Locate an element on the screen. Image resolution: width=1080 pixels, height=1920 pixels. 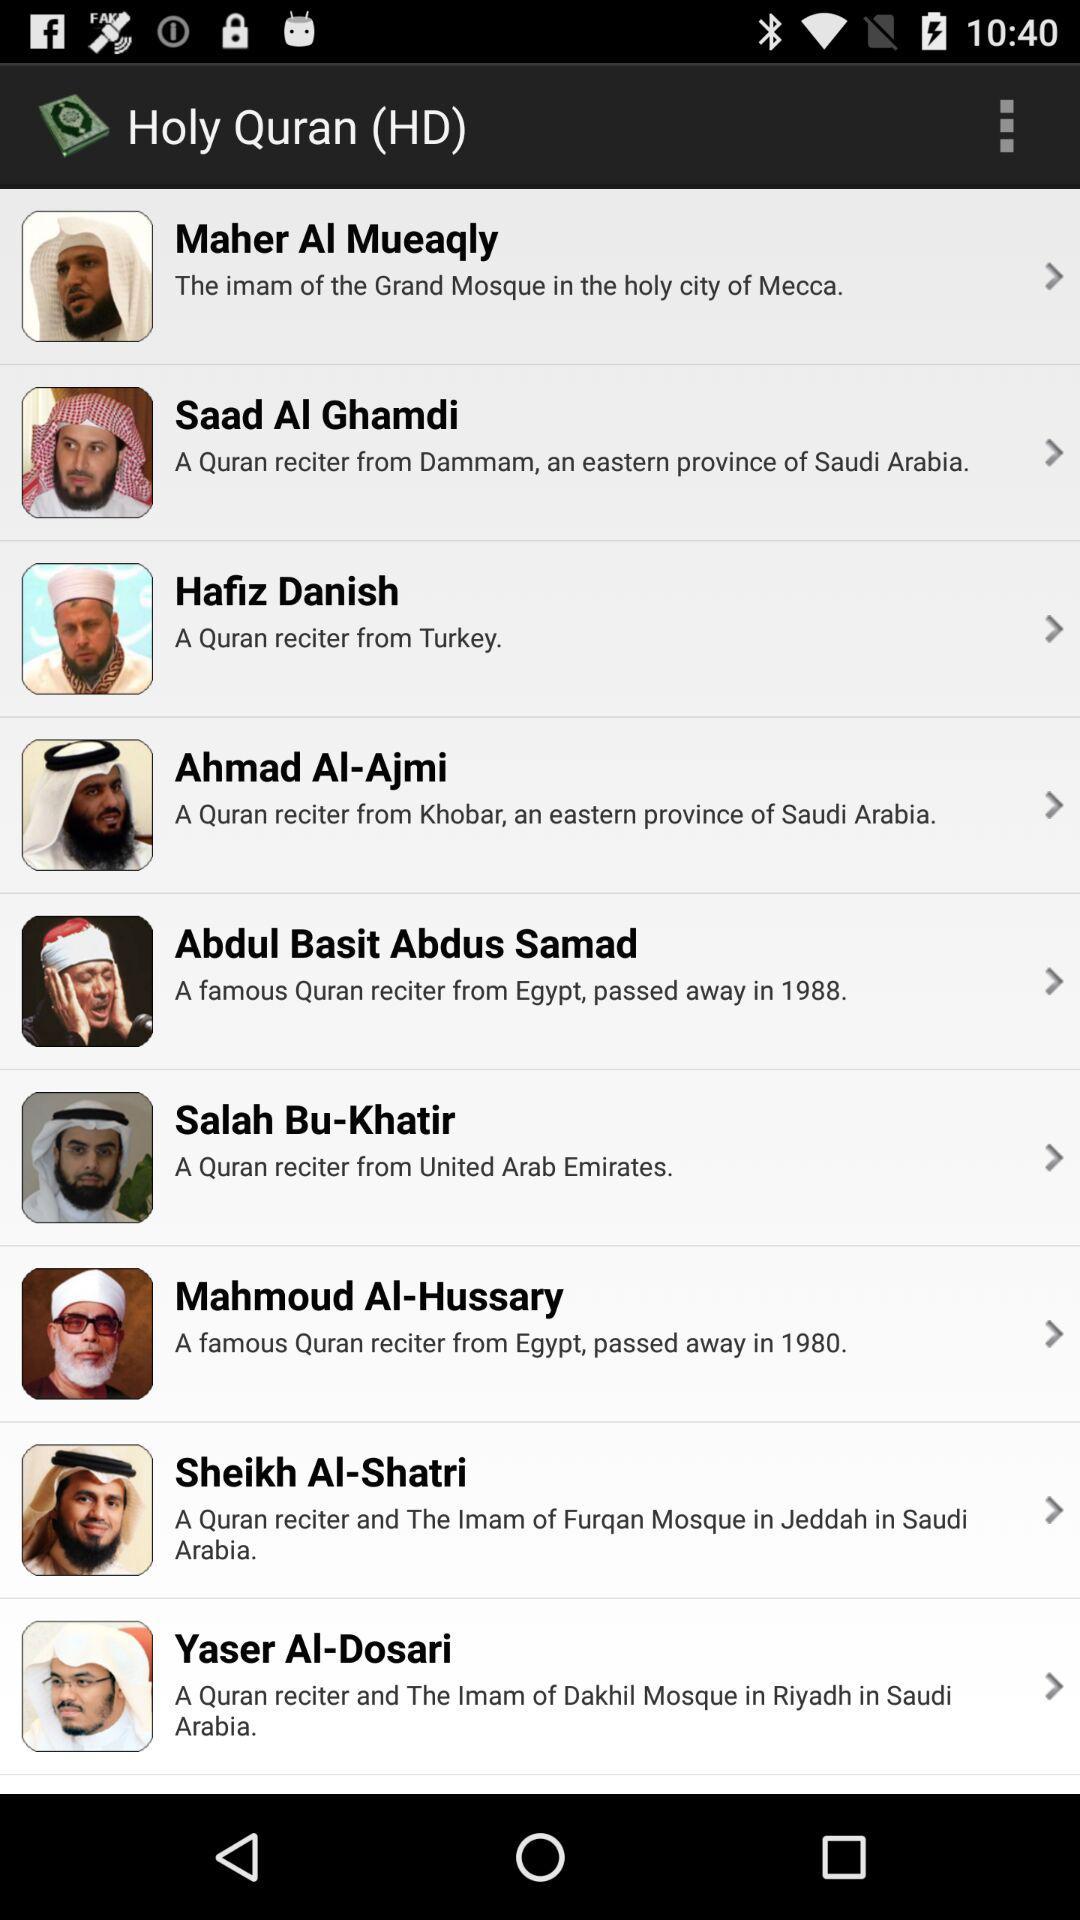
icon below the the imam of item is located at coordinates (315, 412).